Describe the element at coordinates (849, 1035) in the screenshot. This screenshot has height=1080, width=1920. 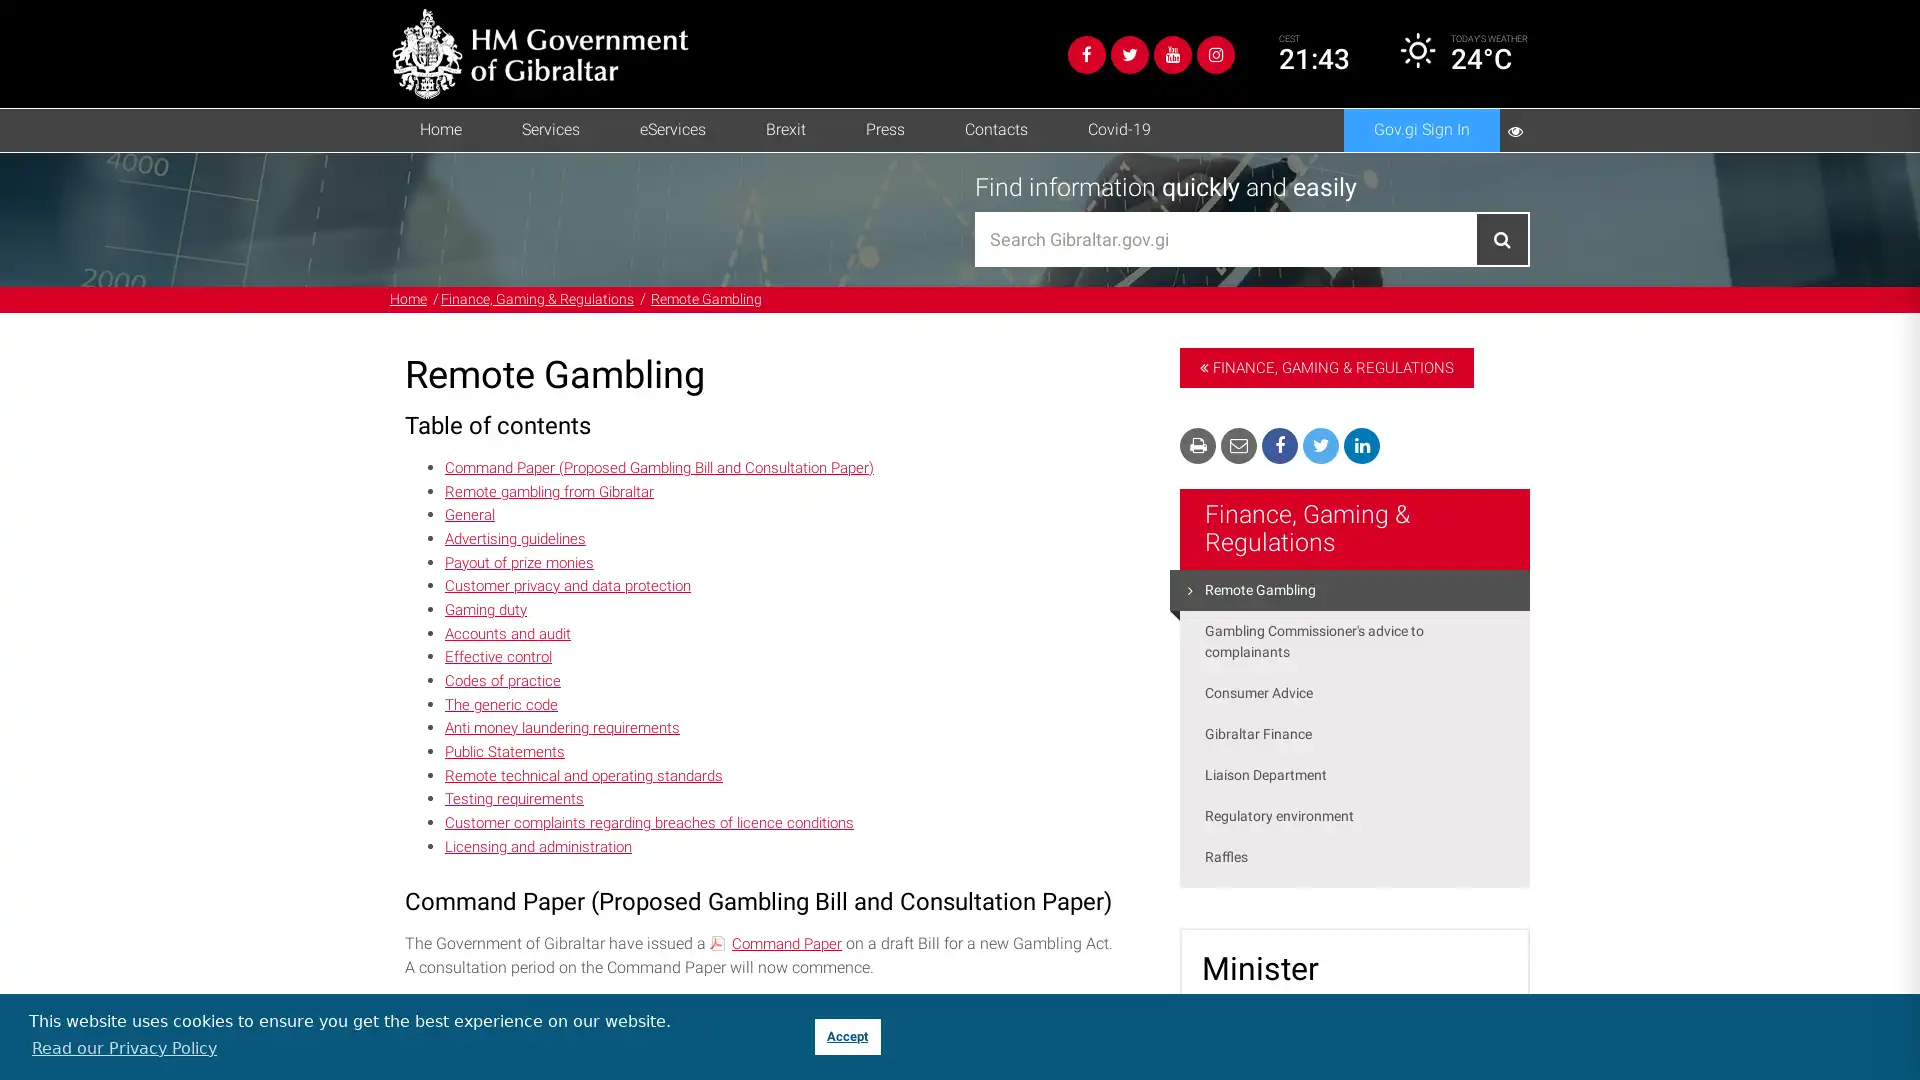
I see `dismiss cookie message` at that location.